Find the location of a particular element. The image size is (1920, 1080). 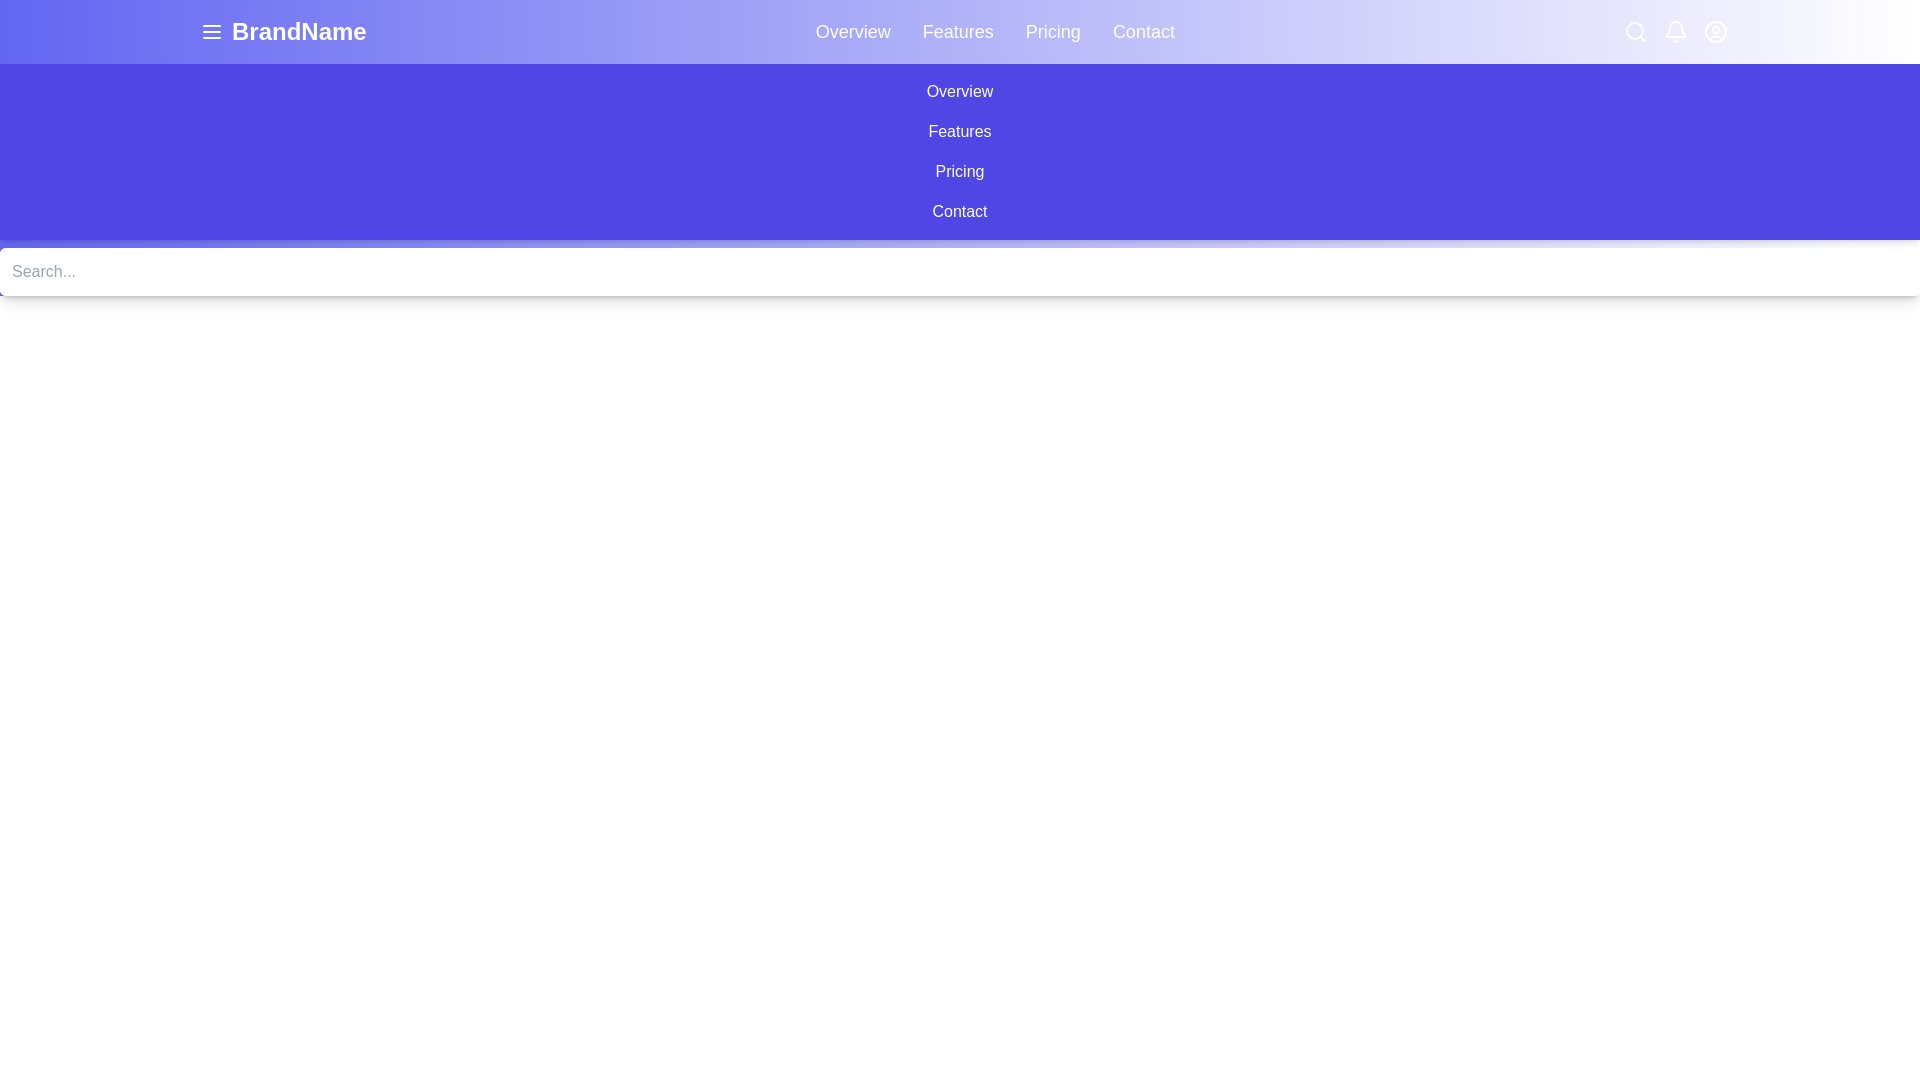

the 'Pricing' link in the navigation menu is located at coordinates (1052, 31).